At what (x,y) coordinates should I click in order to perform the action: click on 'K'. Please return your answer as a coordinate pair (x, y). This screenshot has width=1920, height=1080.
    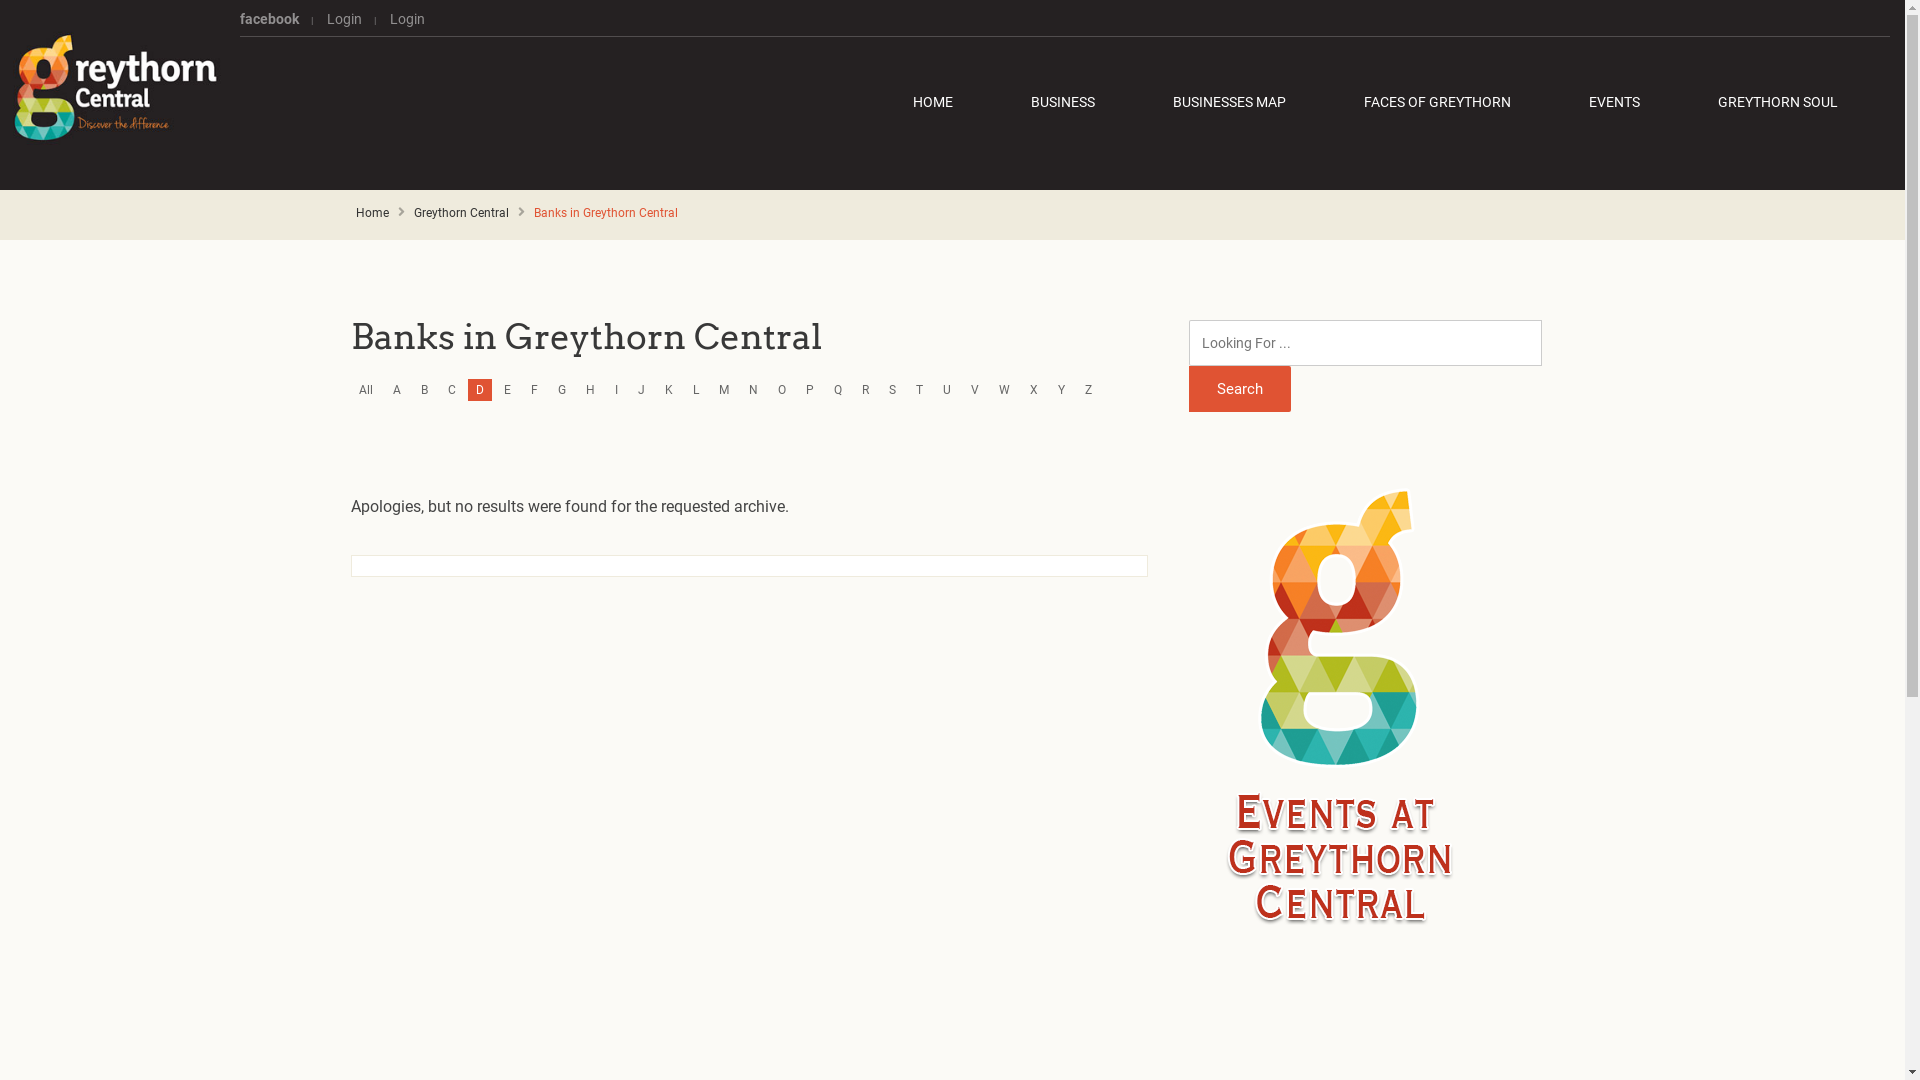
    Looking at the image, I should click on (668, 389).